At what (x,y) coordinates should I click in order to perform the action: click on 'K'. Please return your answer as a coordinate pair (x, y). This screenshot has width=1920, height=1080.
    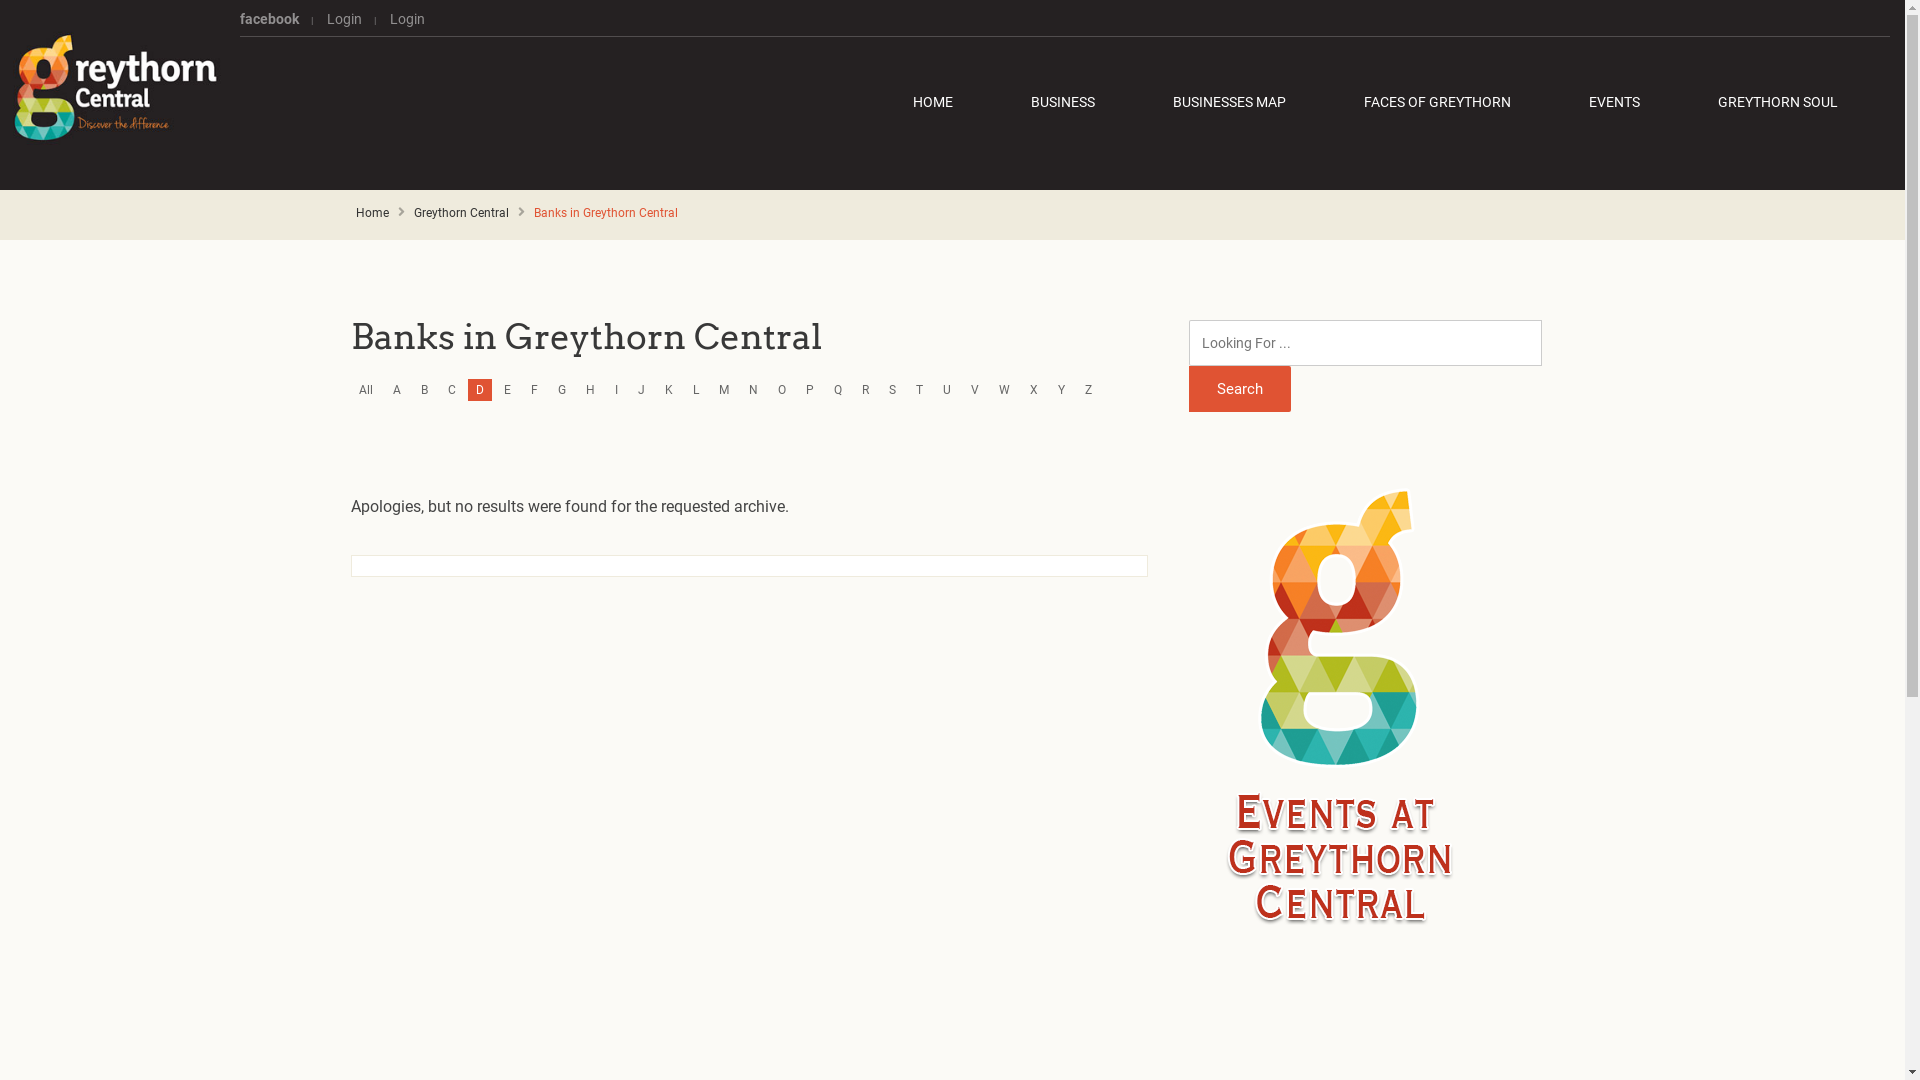
    Looking at the image, I should click on (668, 389).